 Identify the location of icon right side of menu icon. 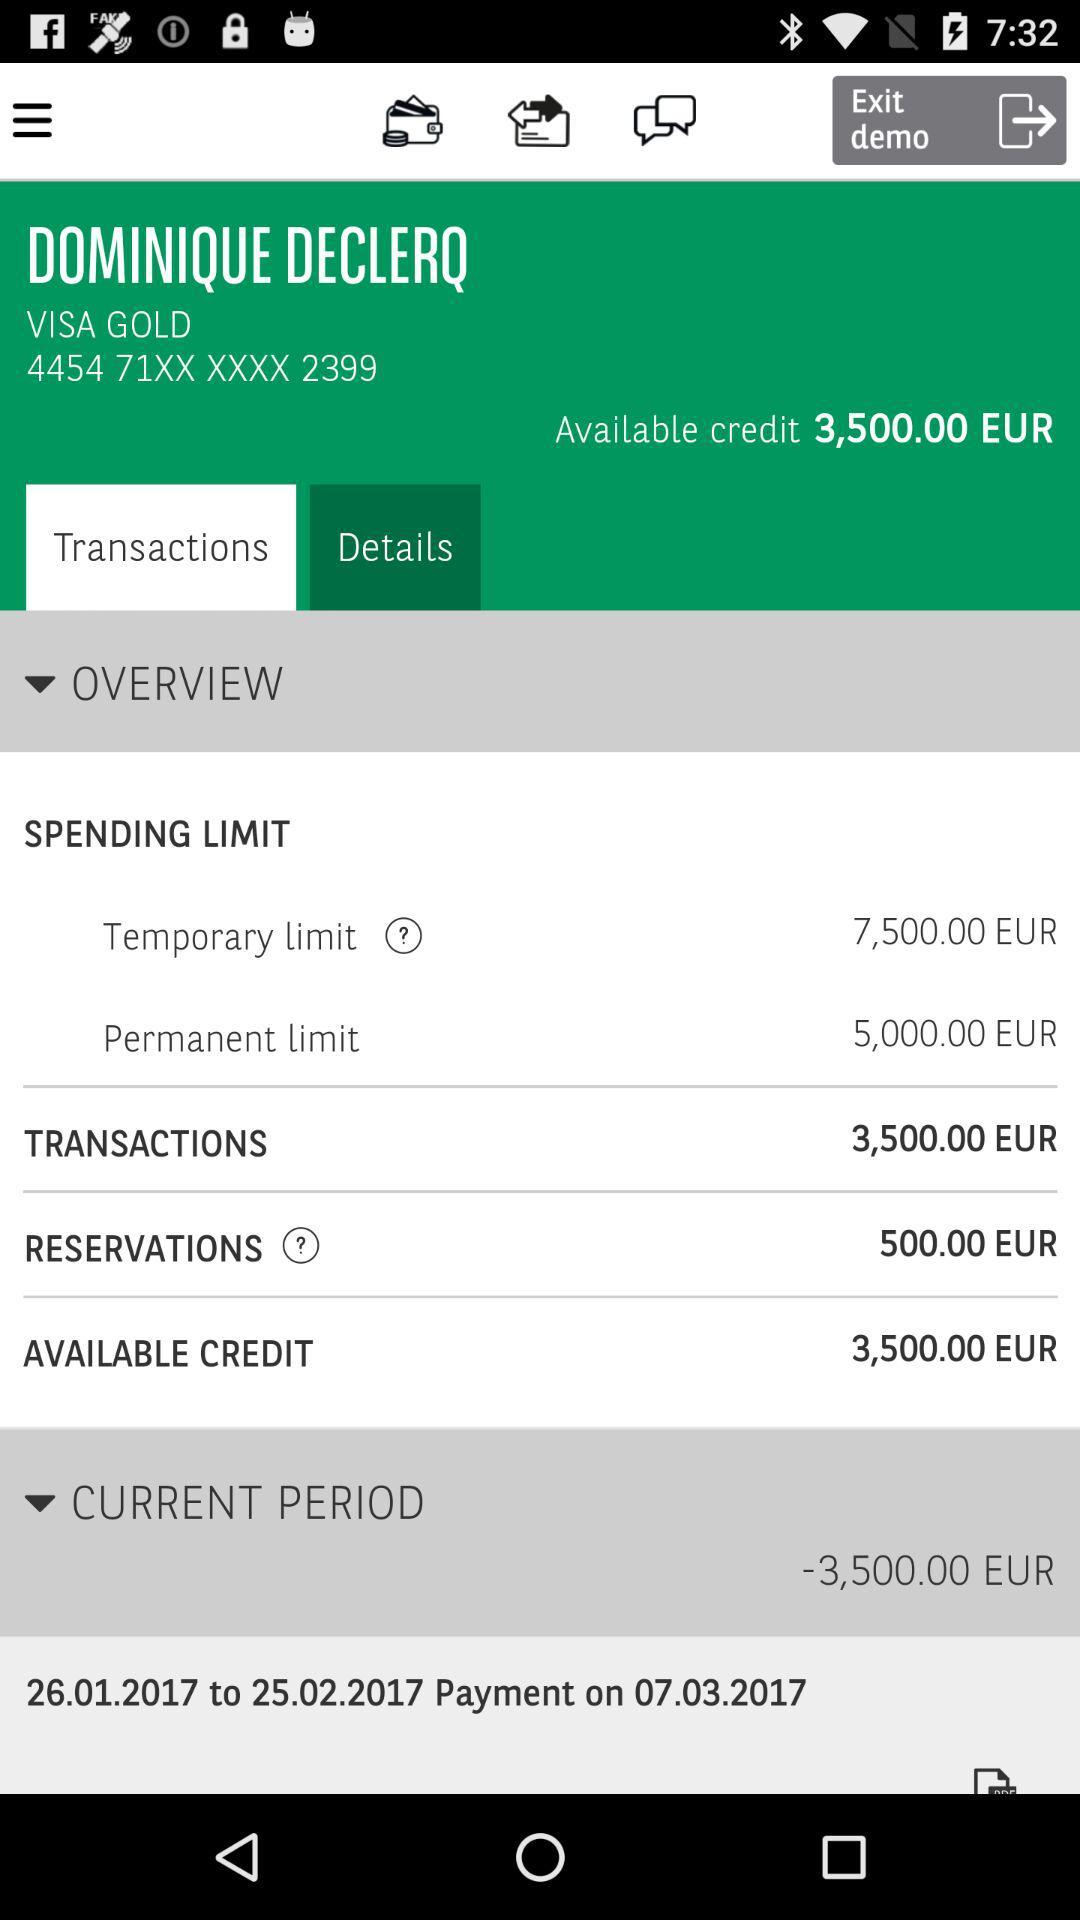
(412, 119).